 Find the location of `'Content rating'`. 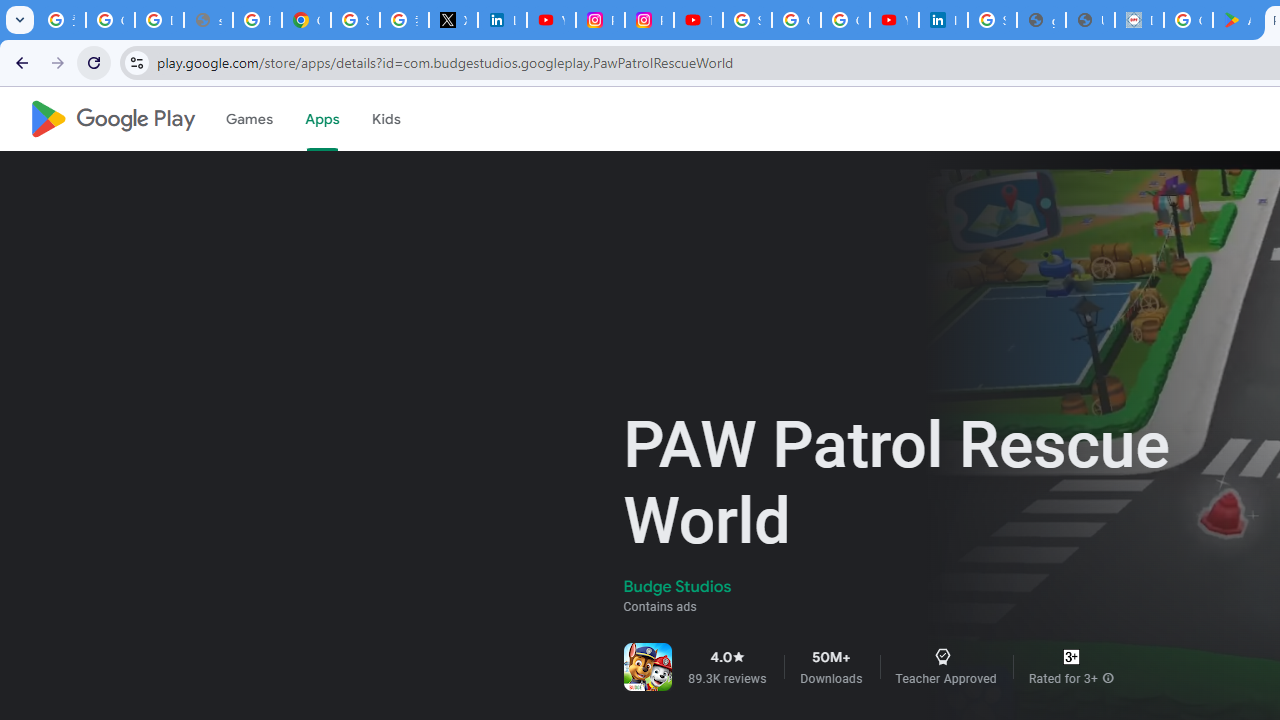

'Content rating' is located at coordinates (1070, 657).